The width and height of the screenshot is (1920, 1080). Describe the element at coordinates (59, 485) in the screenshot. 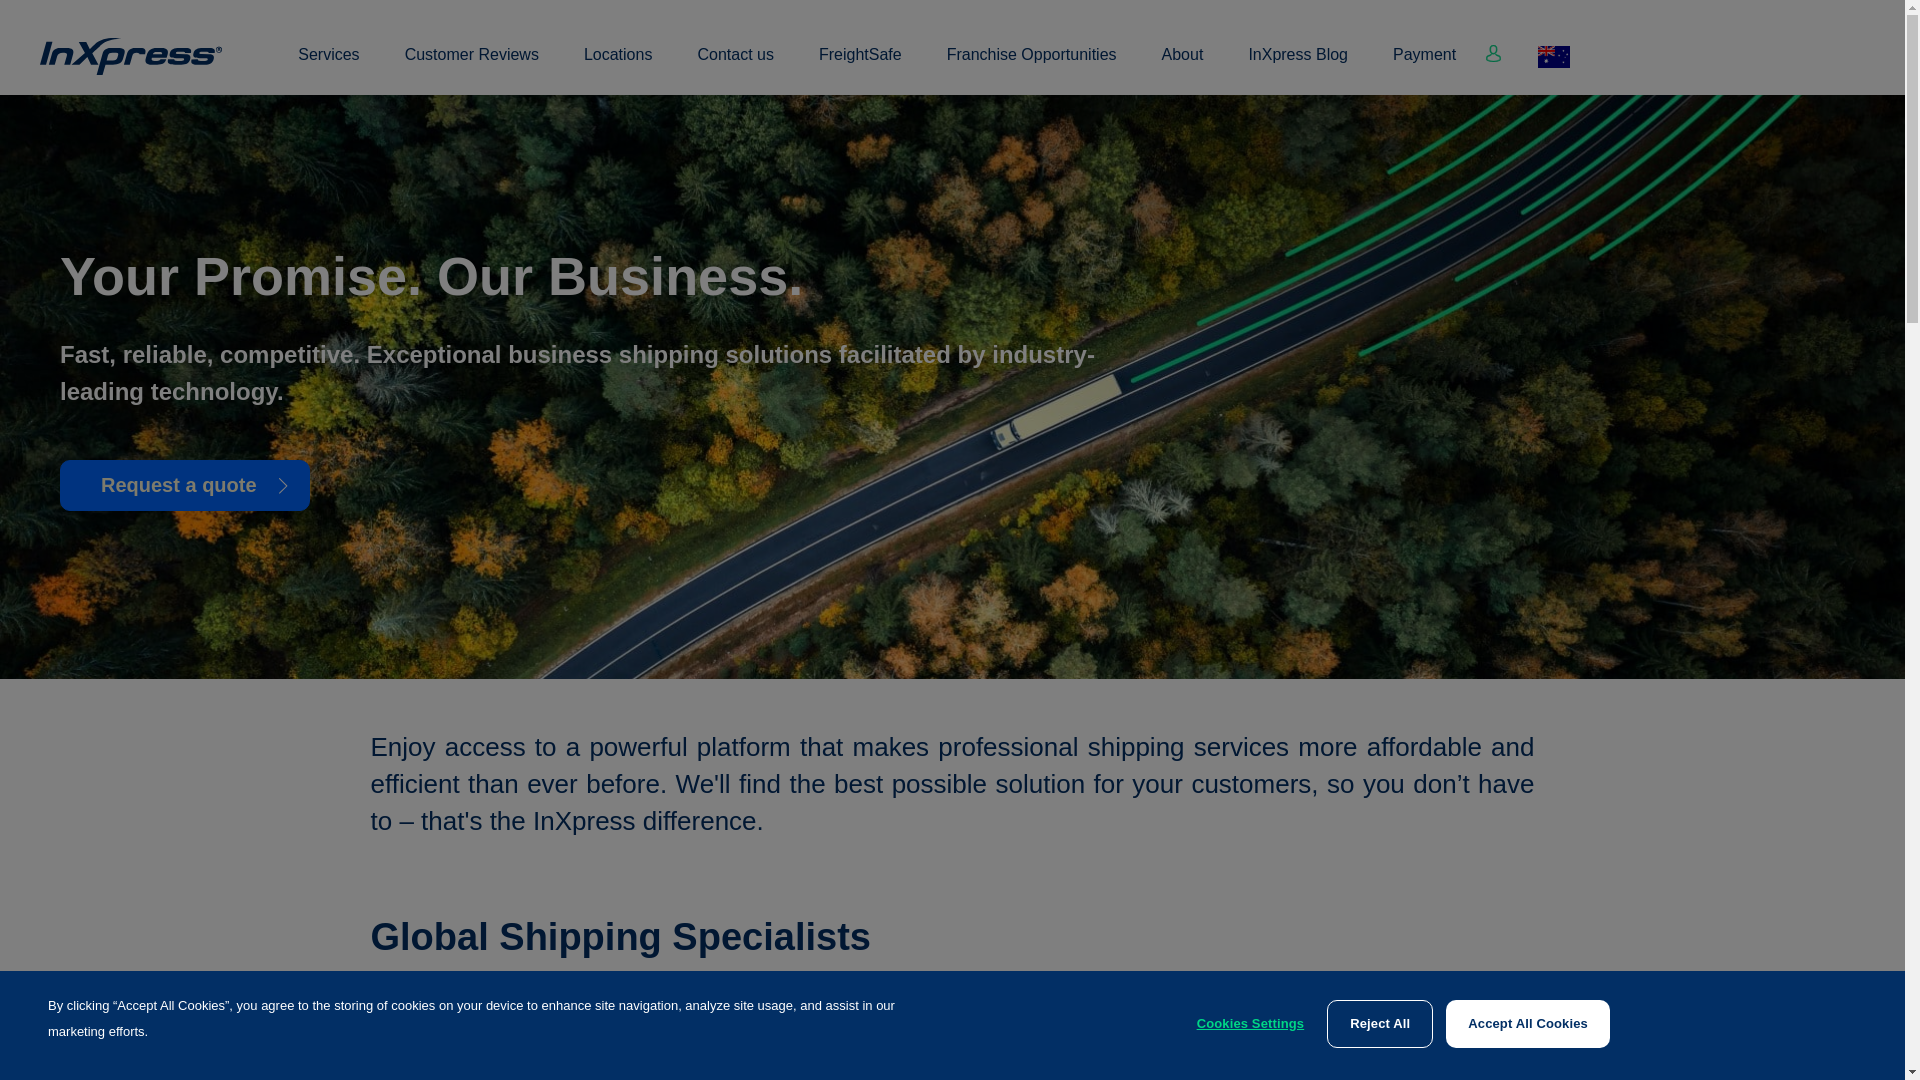

I see `'Request a quote'` at that location.